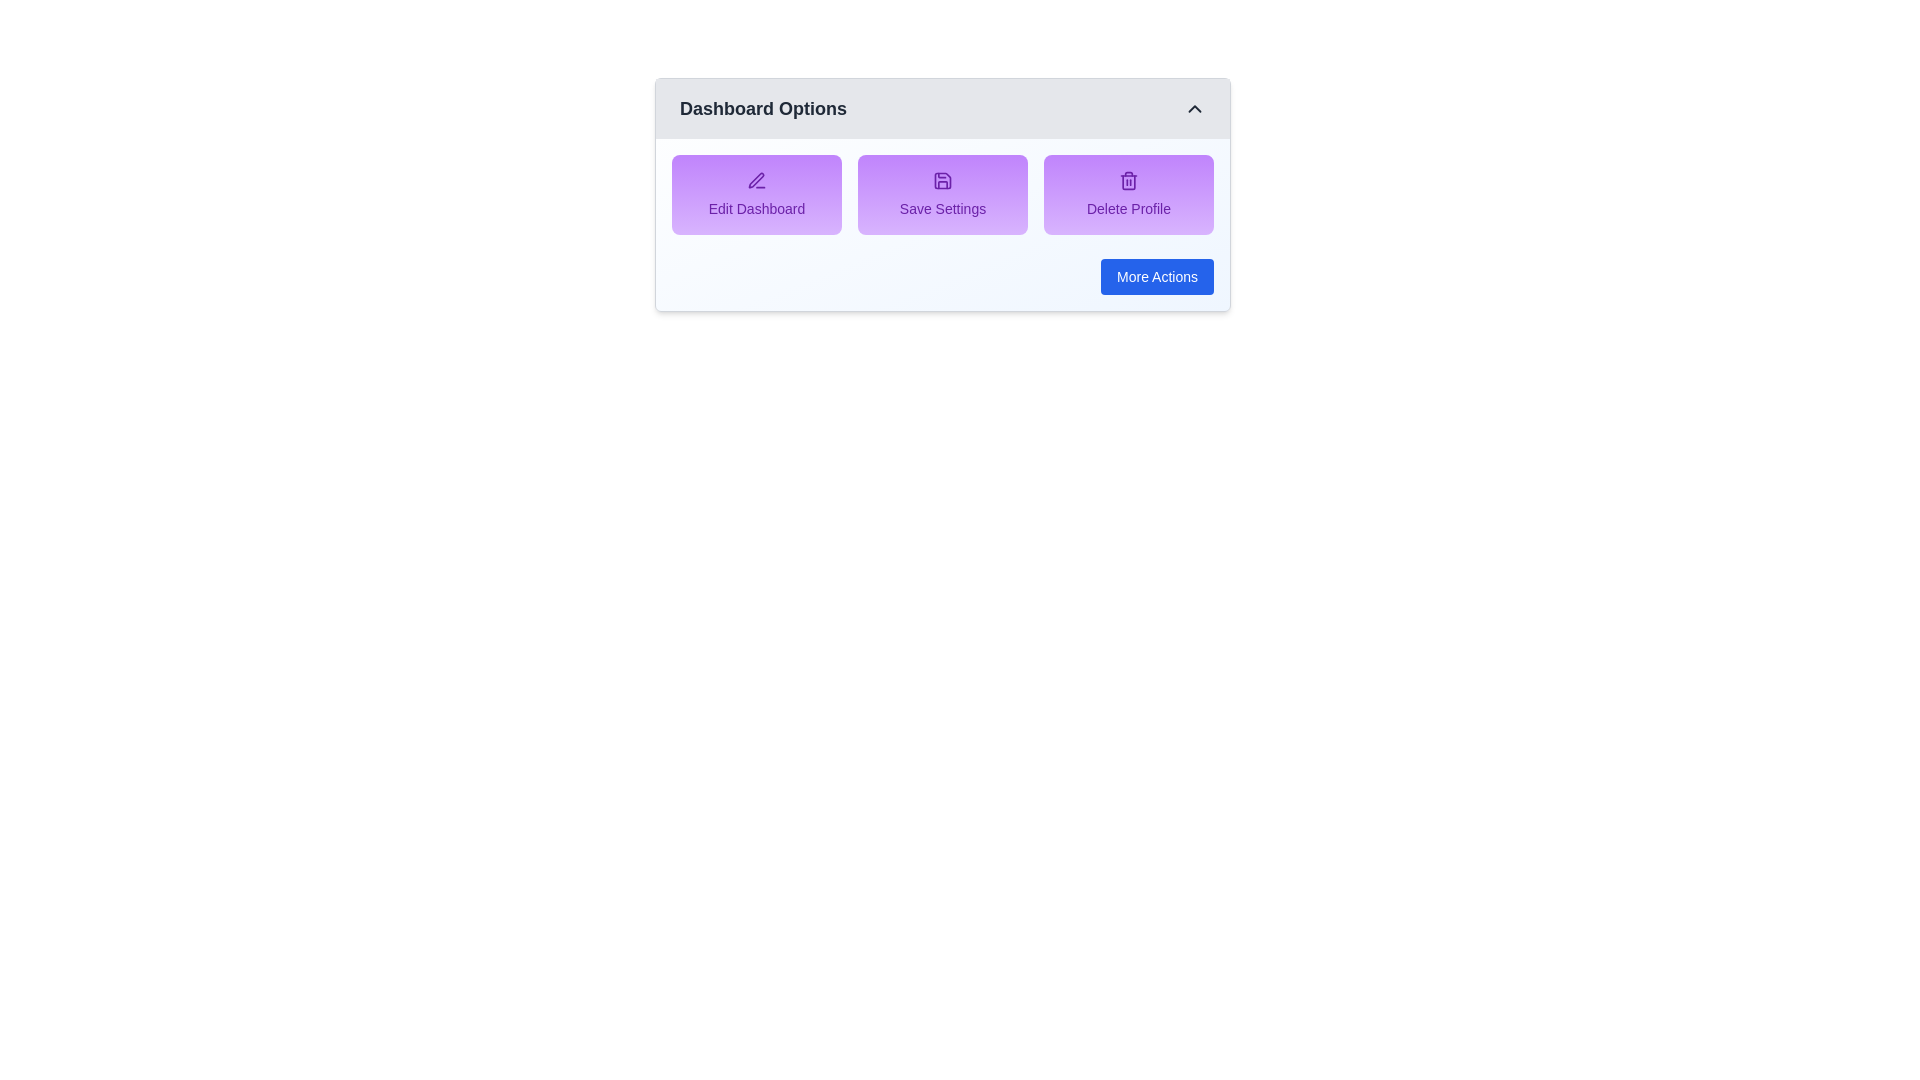 This screenshot has width=1920, height=1080. I want to click on the 'Delete Profile' option in the dashboard menu, so click(1128, 195).